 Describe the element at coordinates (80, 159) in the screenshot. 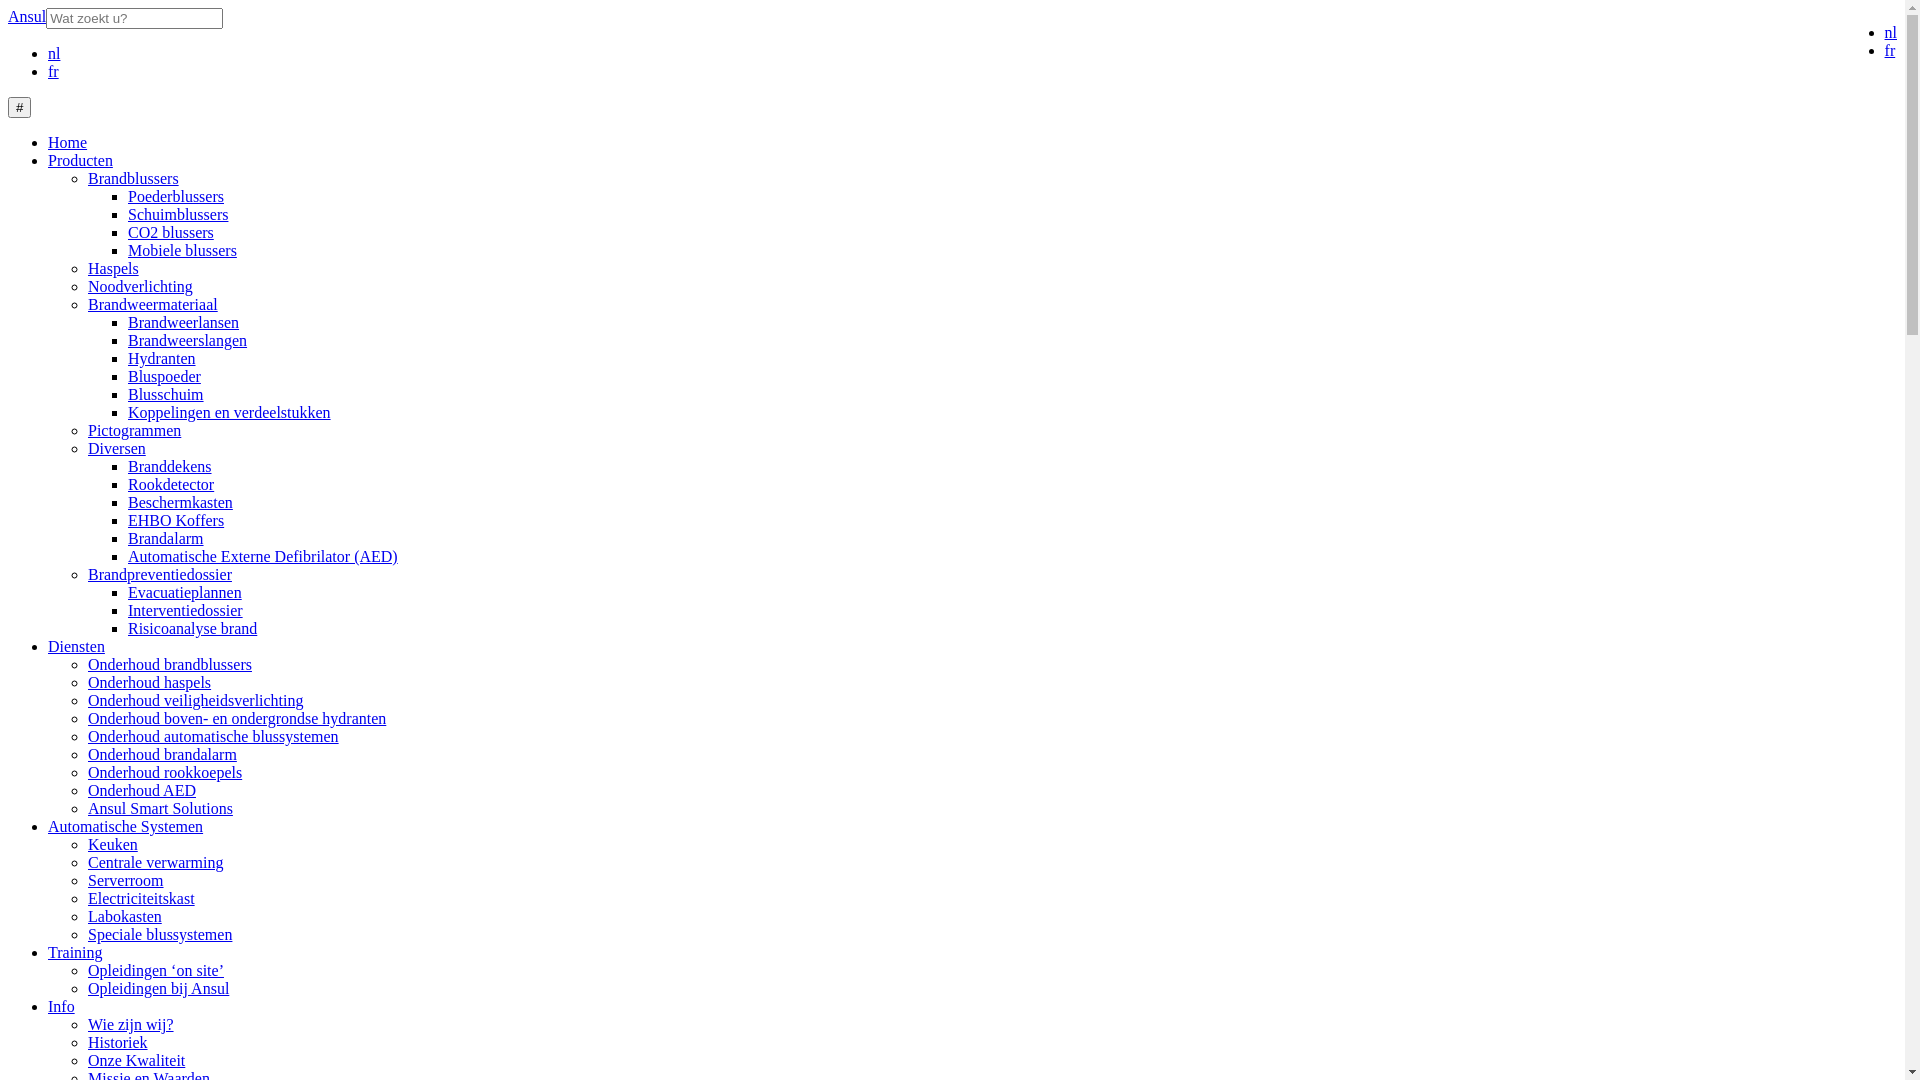

I see `'Producten'` at that location.